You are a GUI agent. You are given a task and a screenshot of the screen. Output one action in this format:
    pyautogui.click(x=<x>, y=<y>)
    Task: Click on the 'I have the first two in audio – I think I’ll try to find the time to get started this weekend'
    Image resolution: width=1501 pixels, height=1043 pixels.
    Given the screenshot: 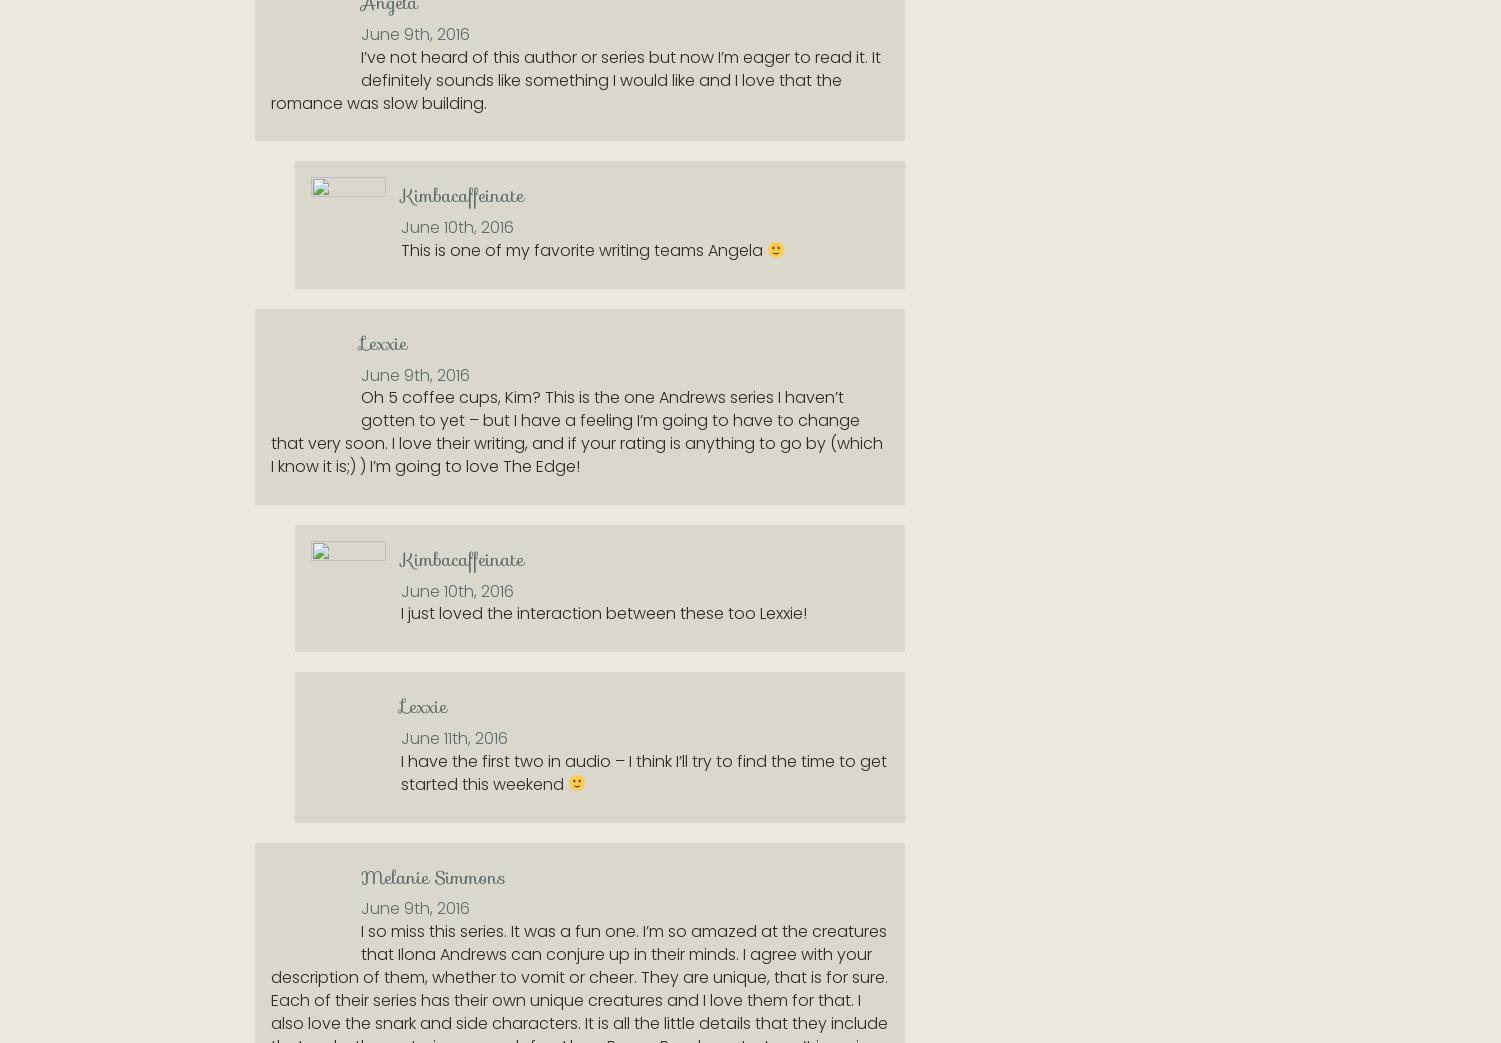 What is the action you would take?
    pyautogui.click(x=642, y=771)
    